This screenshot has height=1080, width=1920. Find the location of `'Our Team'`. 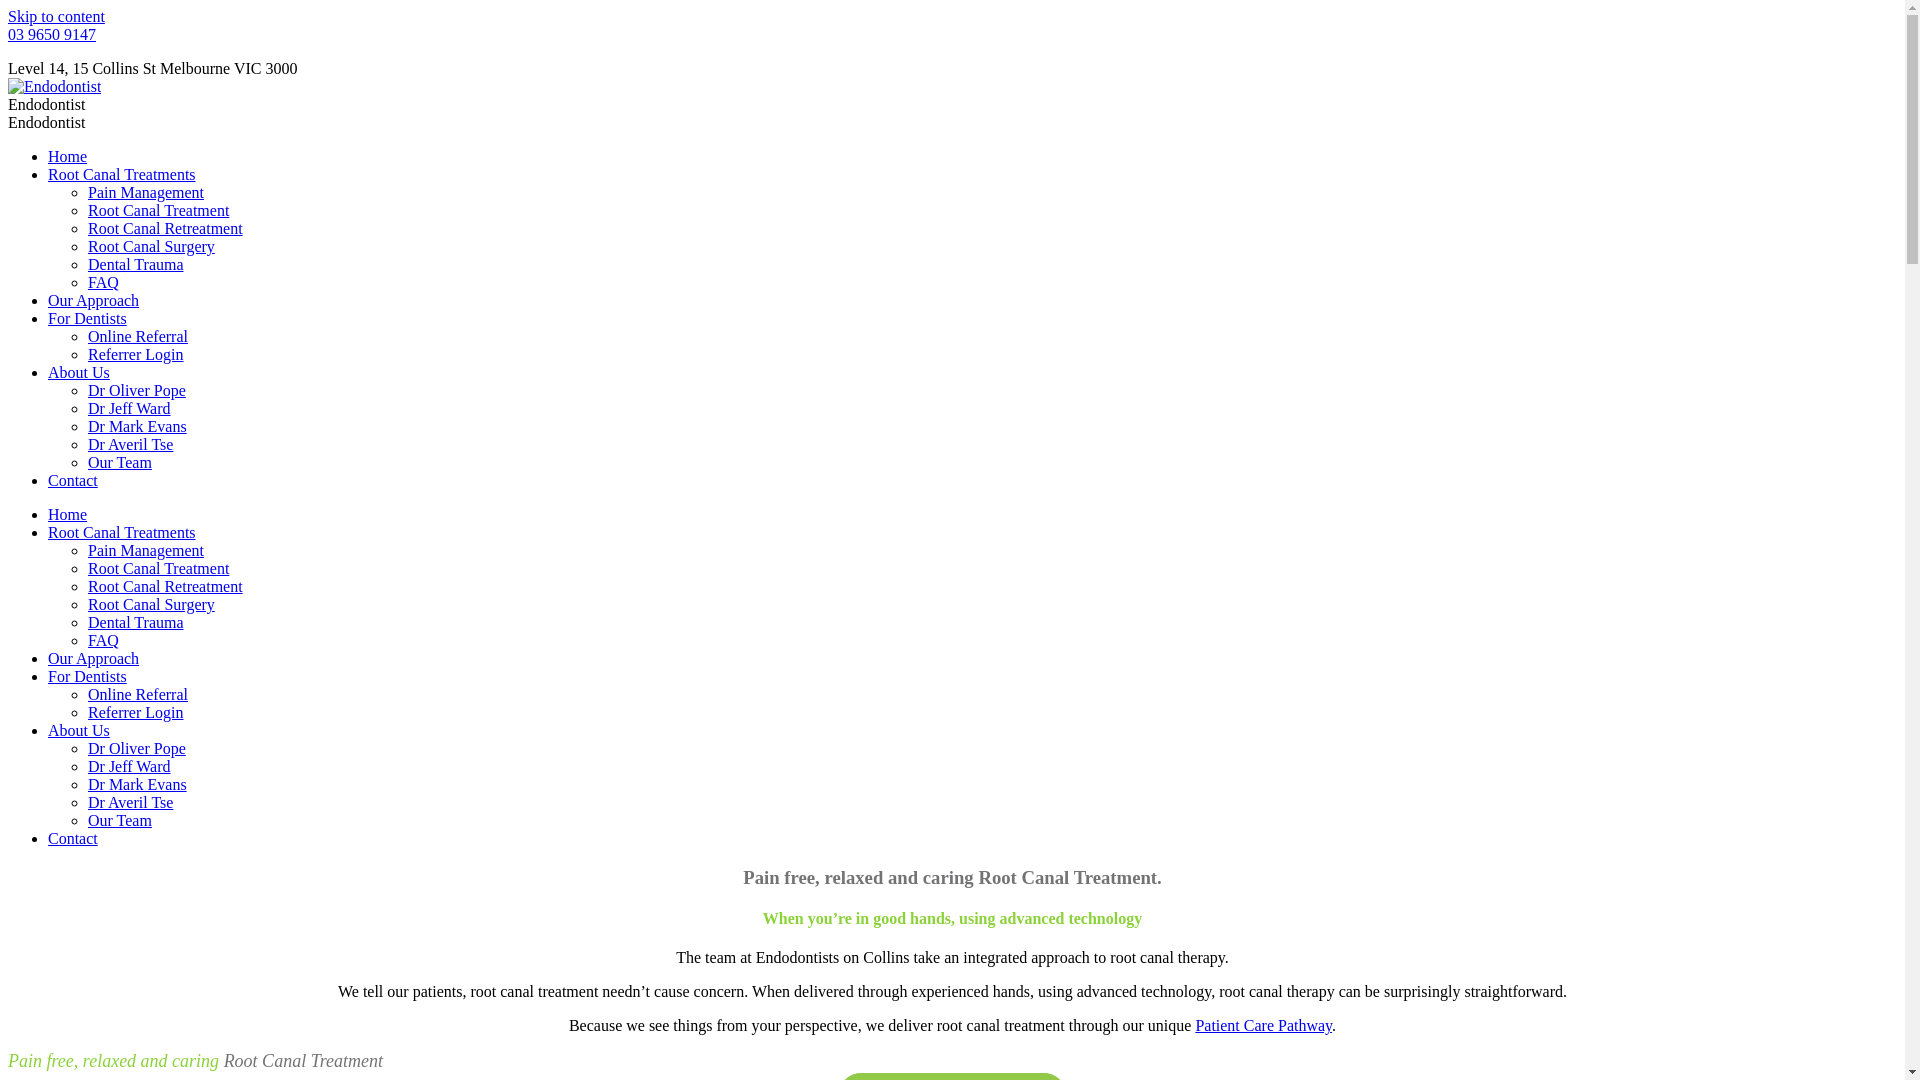

'Our Team' is located at coordinates (119, 820).